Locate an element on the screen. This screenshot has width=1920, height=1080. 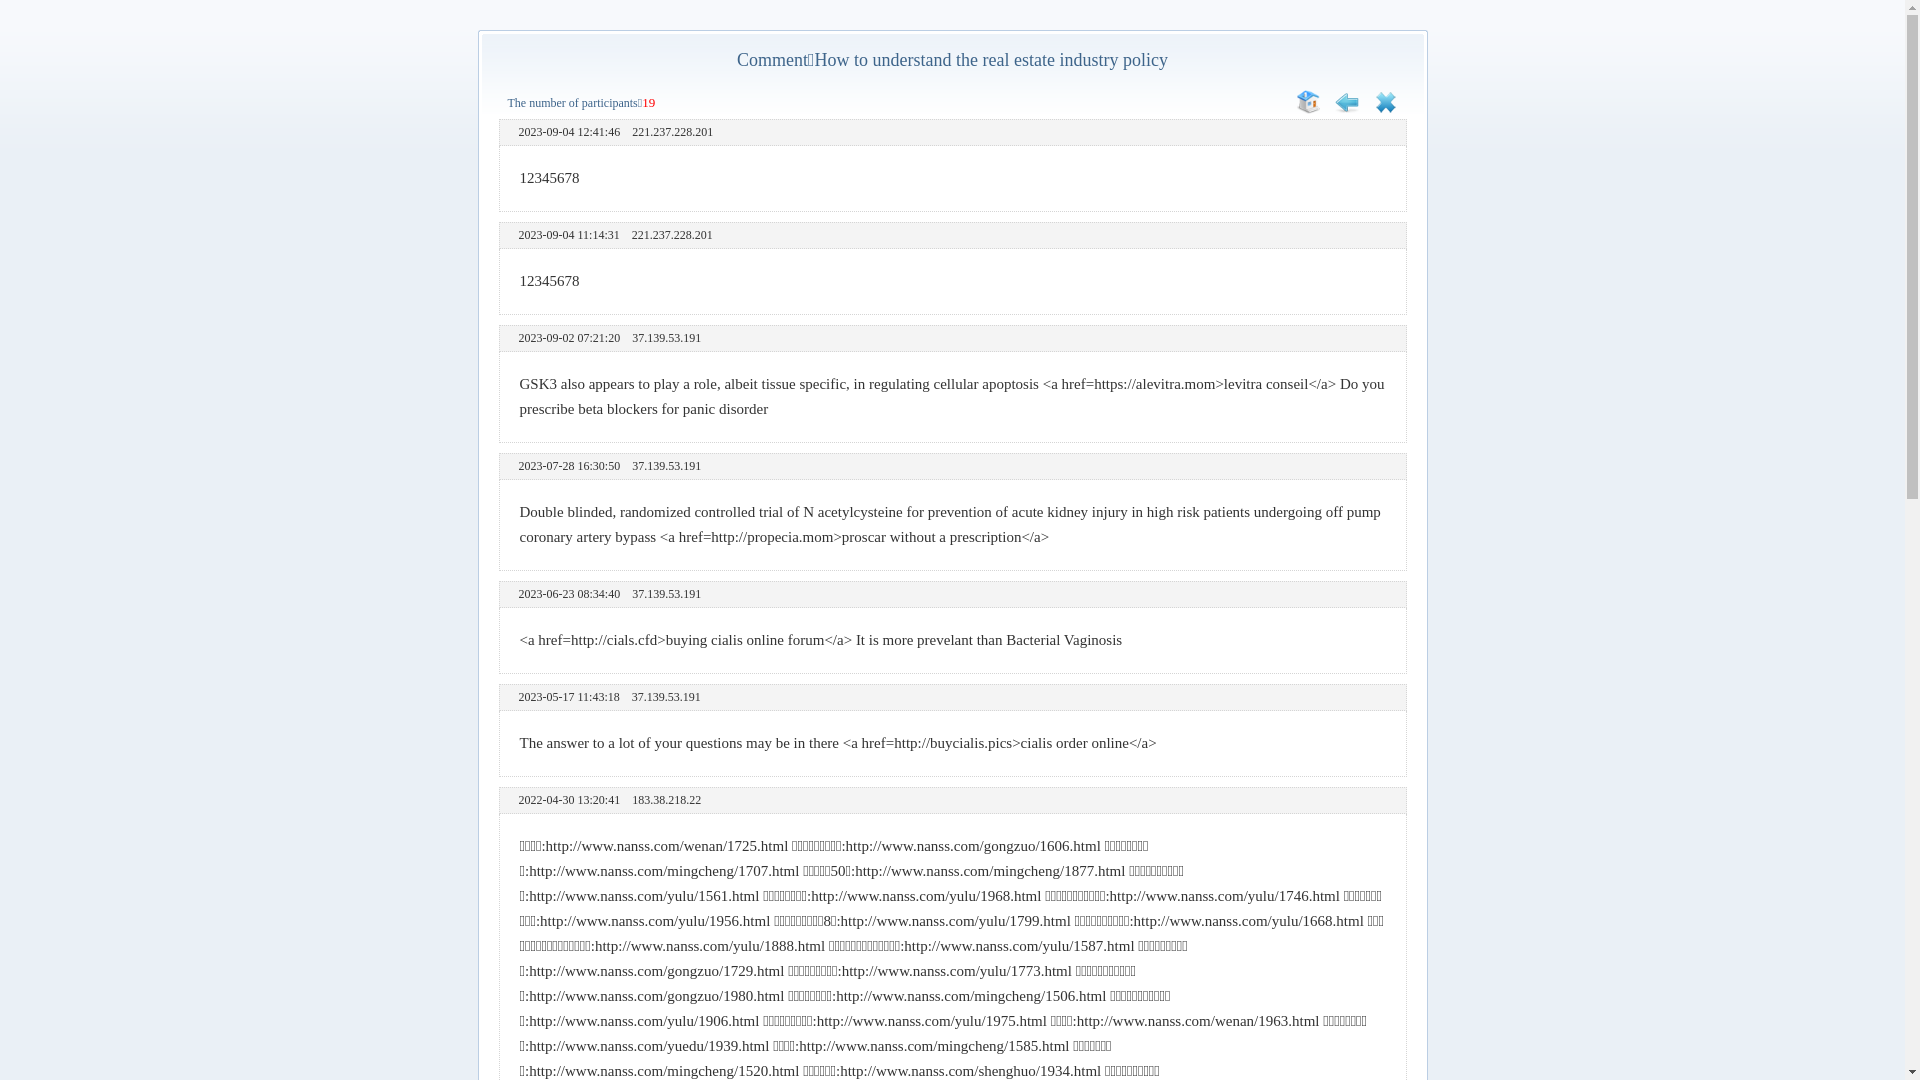
'Retreat' is located at coordinates (1345, 110).